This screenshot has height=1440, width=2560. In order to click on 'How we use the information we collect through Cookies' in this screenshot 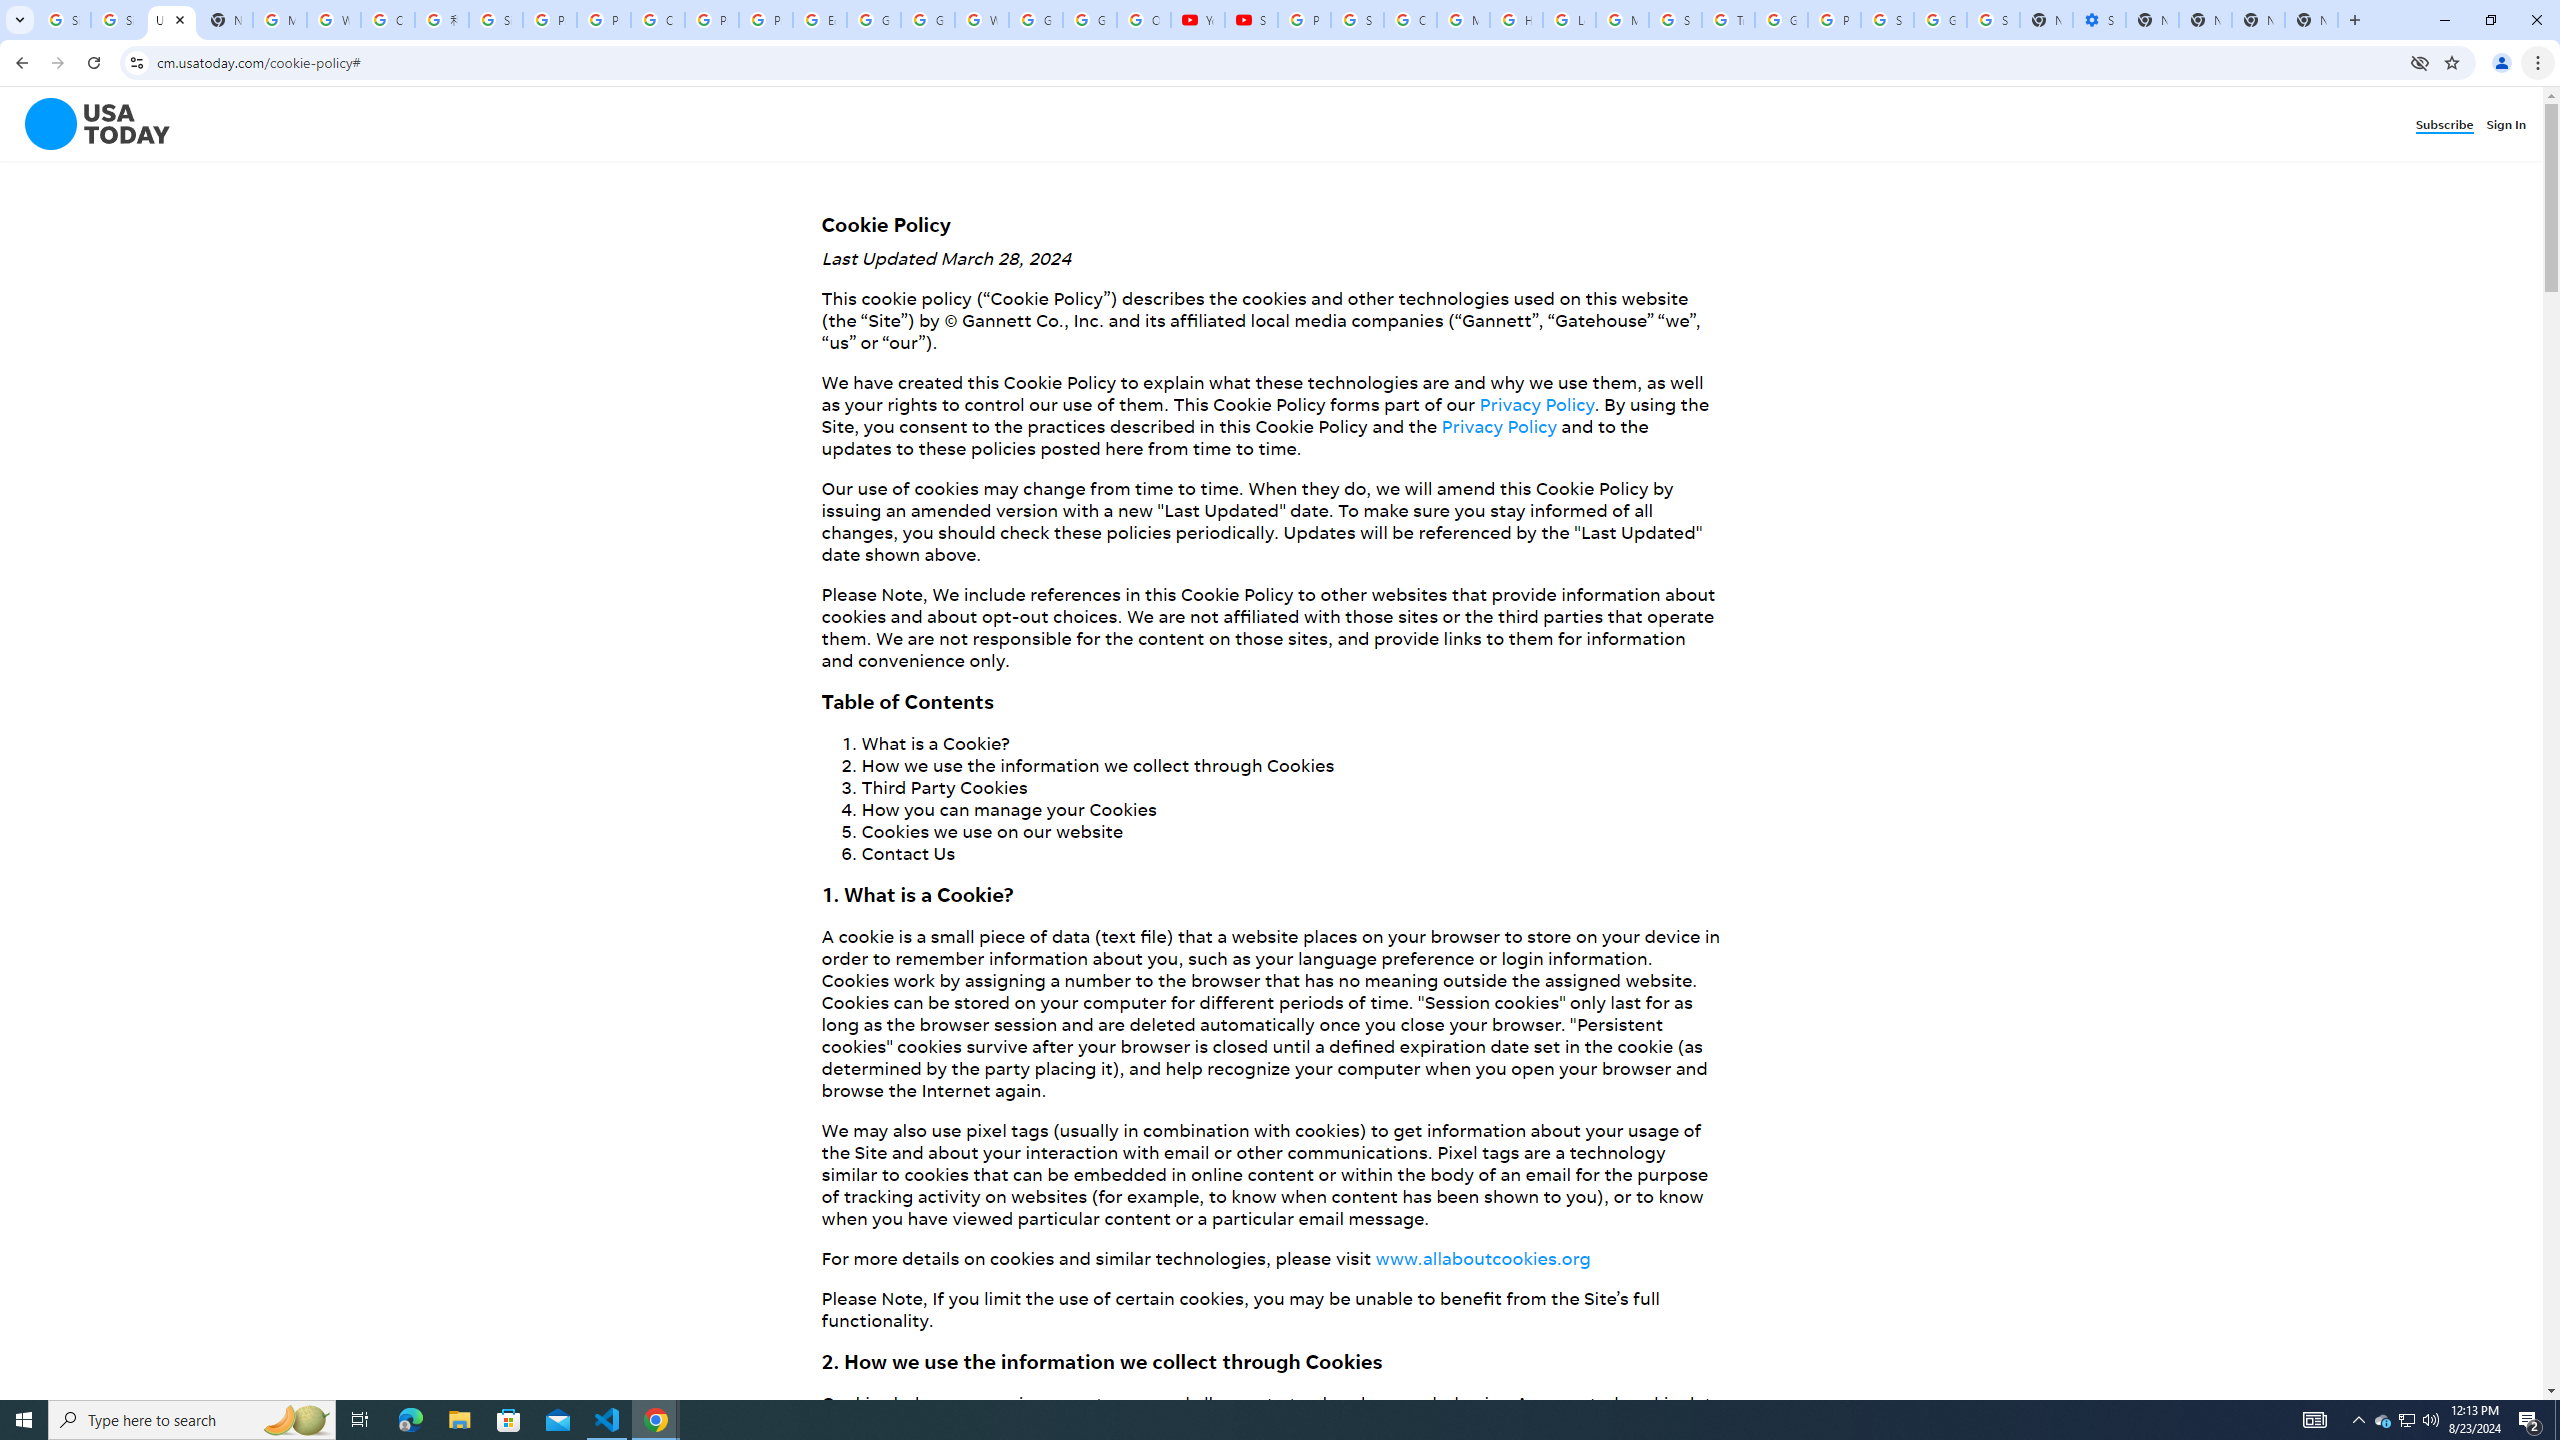, I will do `click(1096, 765)`.